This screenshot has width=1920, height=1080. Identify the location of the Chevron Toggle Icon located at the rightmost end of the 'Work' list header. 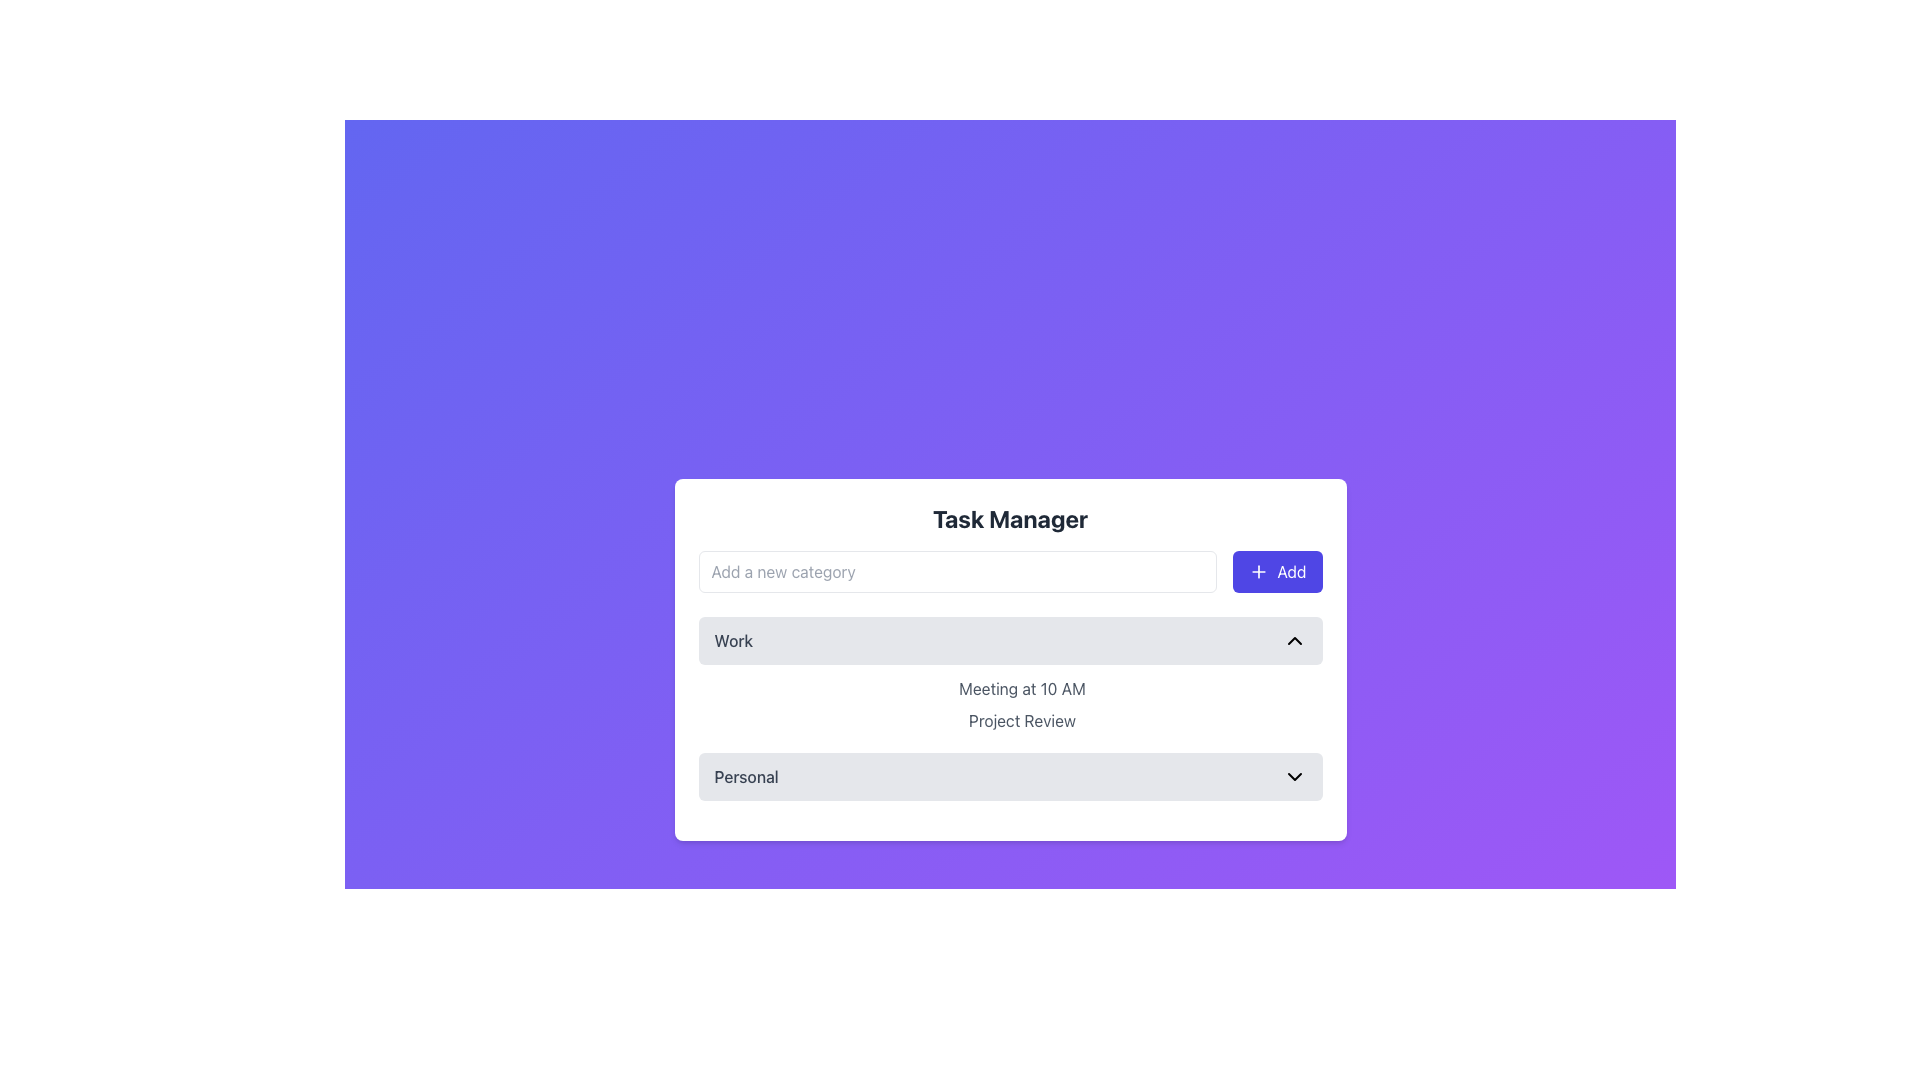
(1294, 640).